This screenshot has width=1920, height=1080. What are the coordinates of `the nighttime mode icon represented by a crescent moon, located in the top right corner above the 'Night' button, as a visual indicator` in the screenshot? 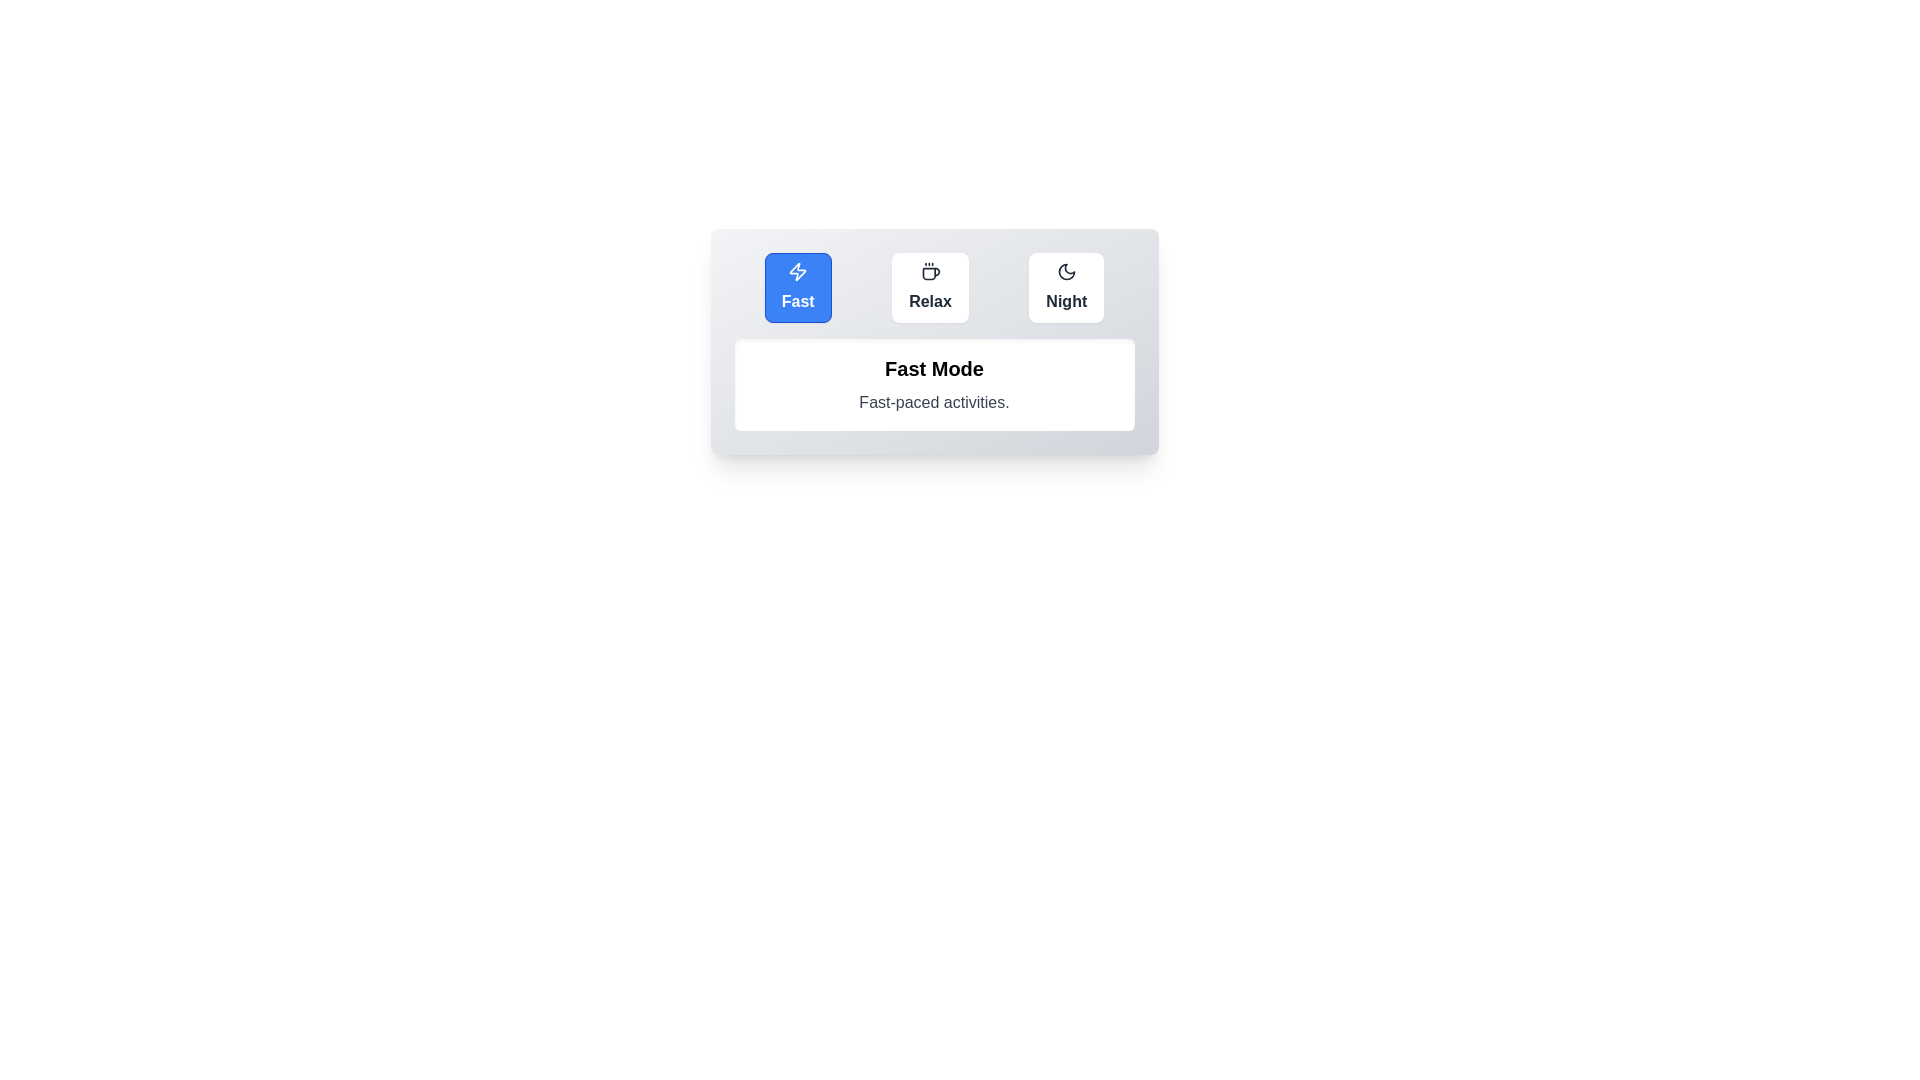 It's located at (1065, 272).